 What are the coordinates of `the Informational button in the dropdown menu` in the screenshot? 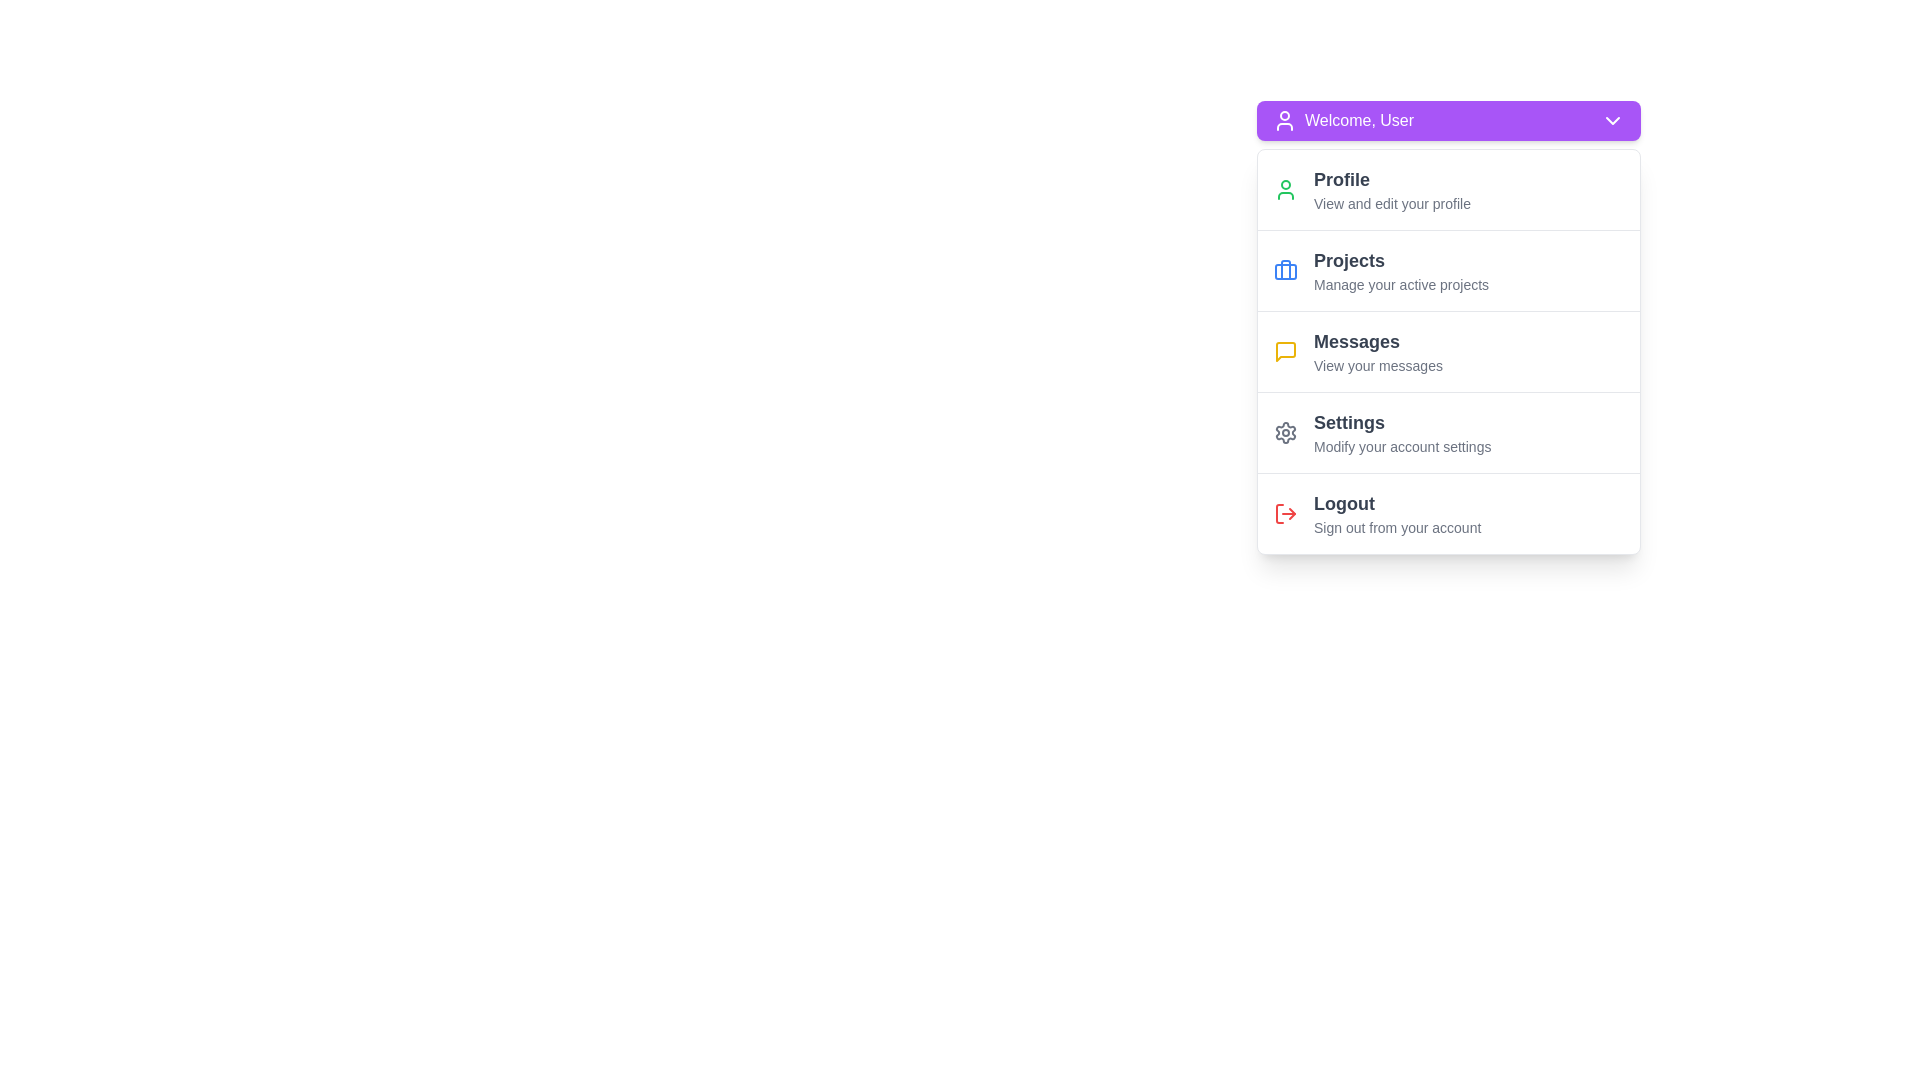 It's located at (1391, 189).